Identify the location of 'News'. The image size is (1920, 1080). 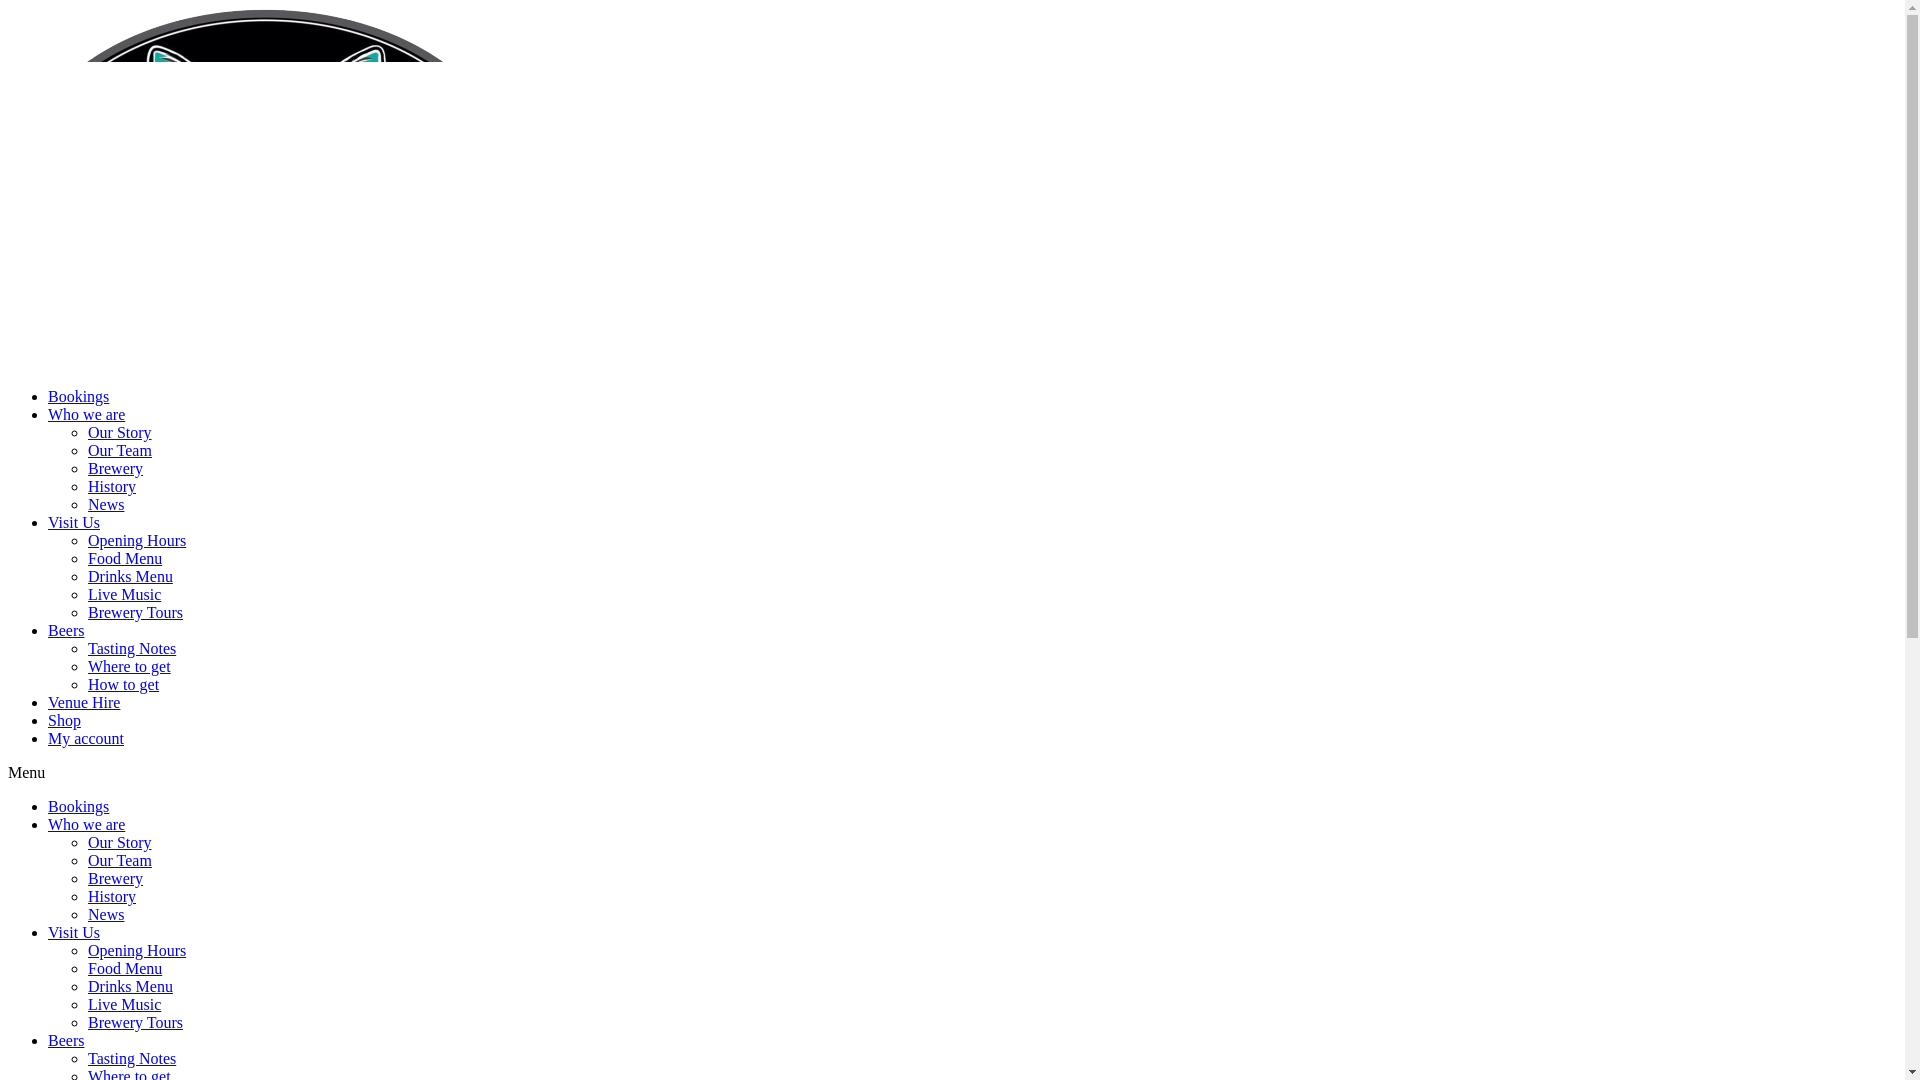
(104, 503).